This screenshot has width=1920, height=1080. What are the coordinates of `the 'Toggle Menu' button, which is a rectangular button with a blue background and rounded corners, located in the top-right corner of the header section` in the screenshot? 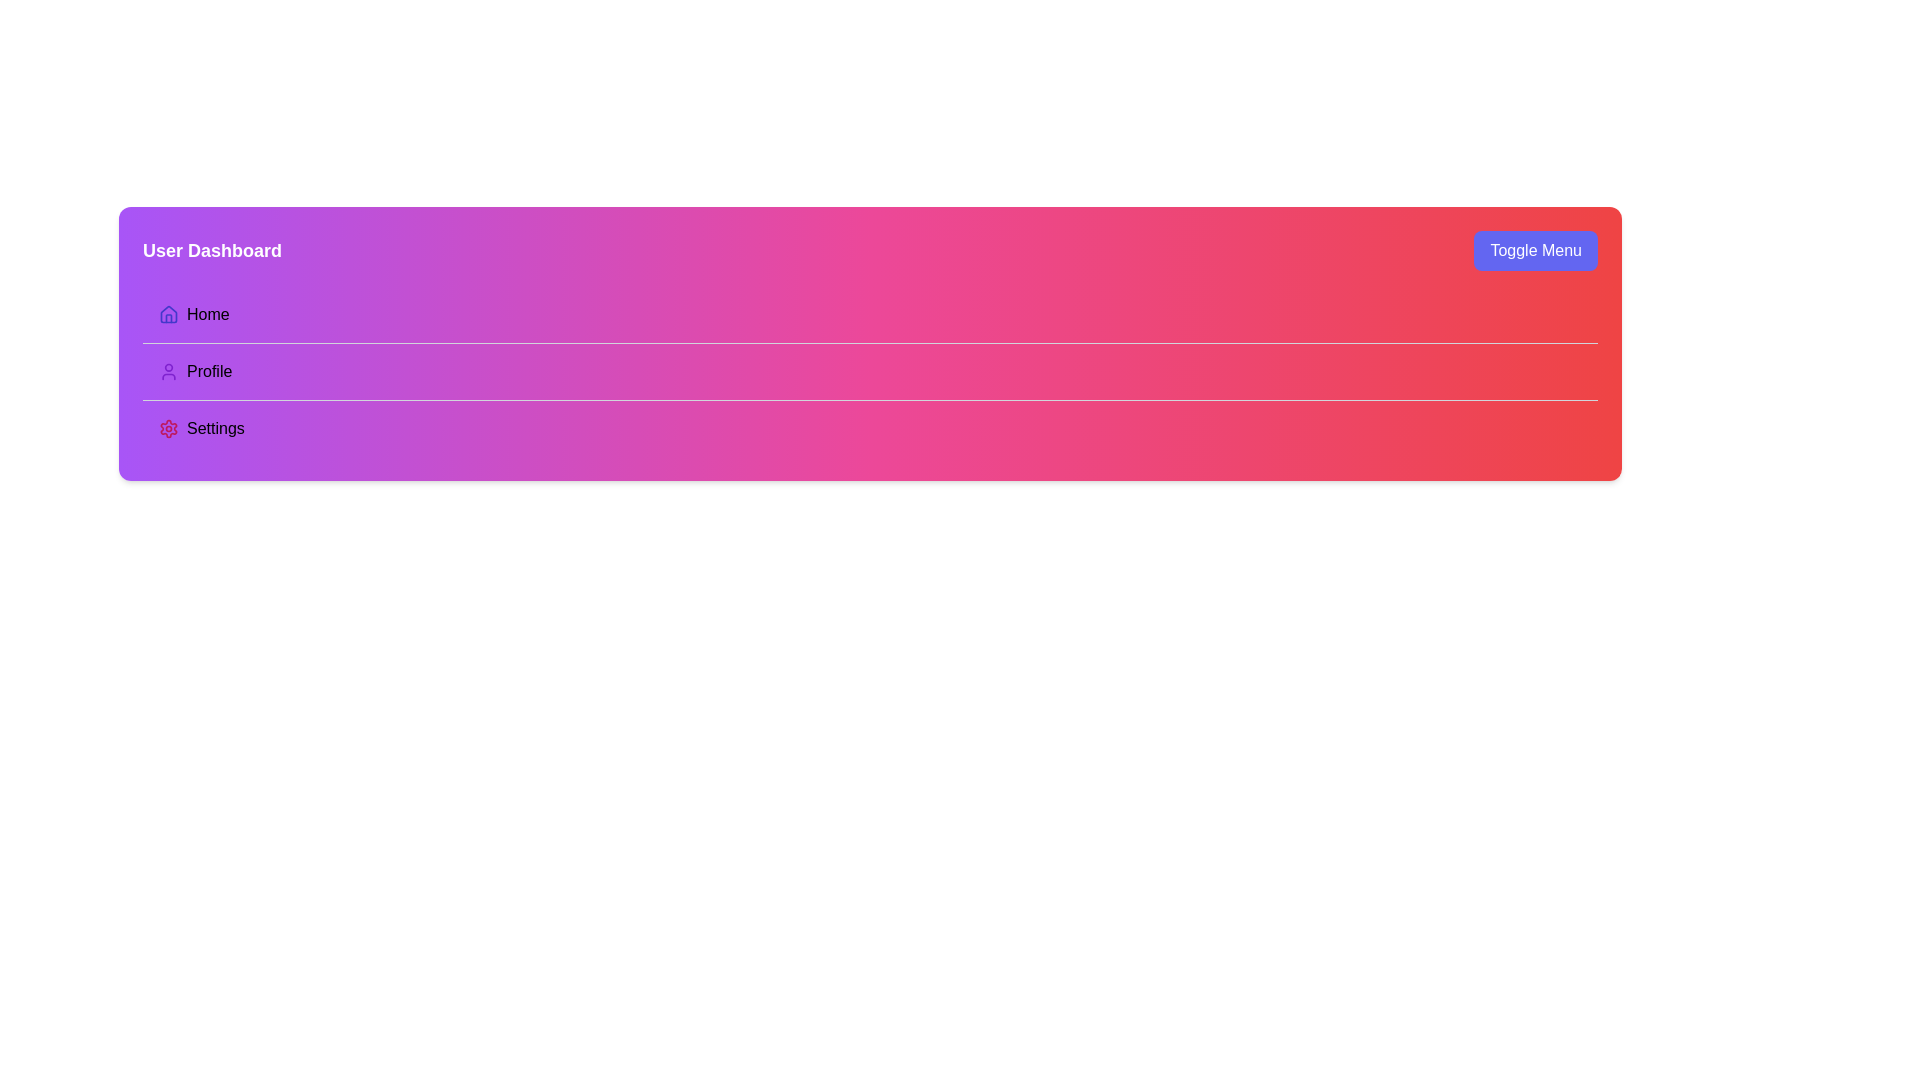 It's located at (1535, 249).